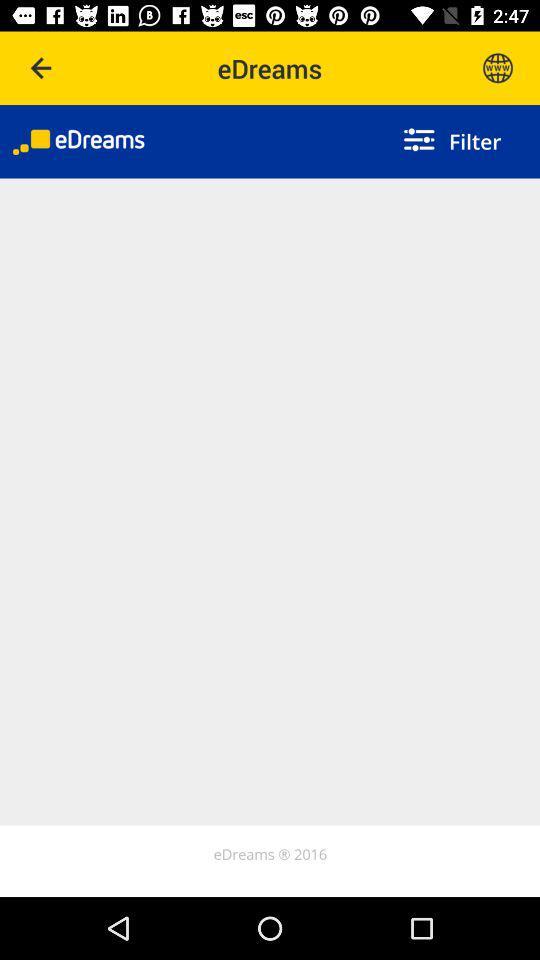  Describe the element at coordinates (496, 68) in the screenshot. I see `icon button` at that location.